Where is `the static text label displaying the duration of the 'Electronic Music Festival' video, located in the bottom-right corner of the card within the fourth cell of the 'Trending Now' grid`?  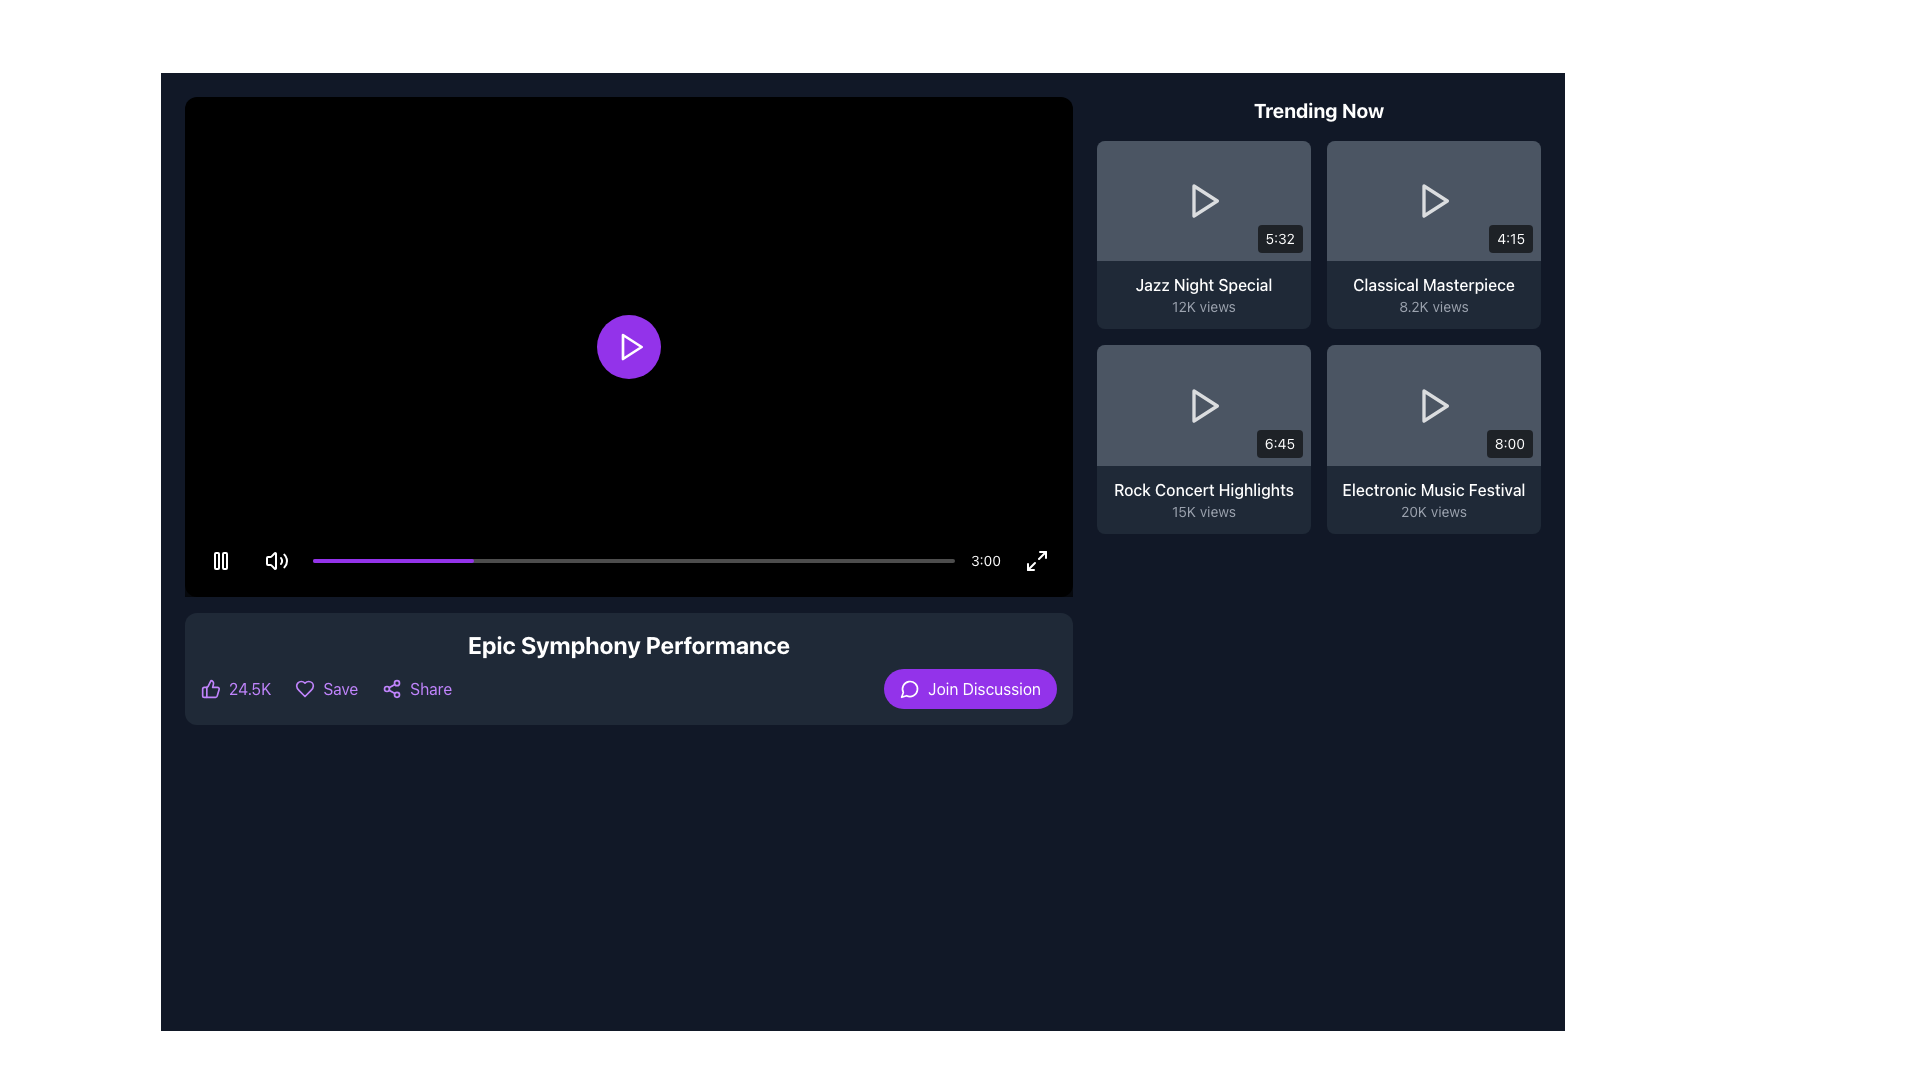 the static text label displaying the duration of the 'Electronic Music Festival' video, located in the bottom-right corner of the card within the fourth cell of the 'Trending Now' grid is located at coordinates (1509, 442).